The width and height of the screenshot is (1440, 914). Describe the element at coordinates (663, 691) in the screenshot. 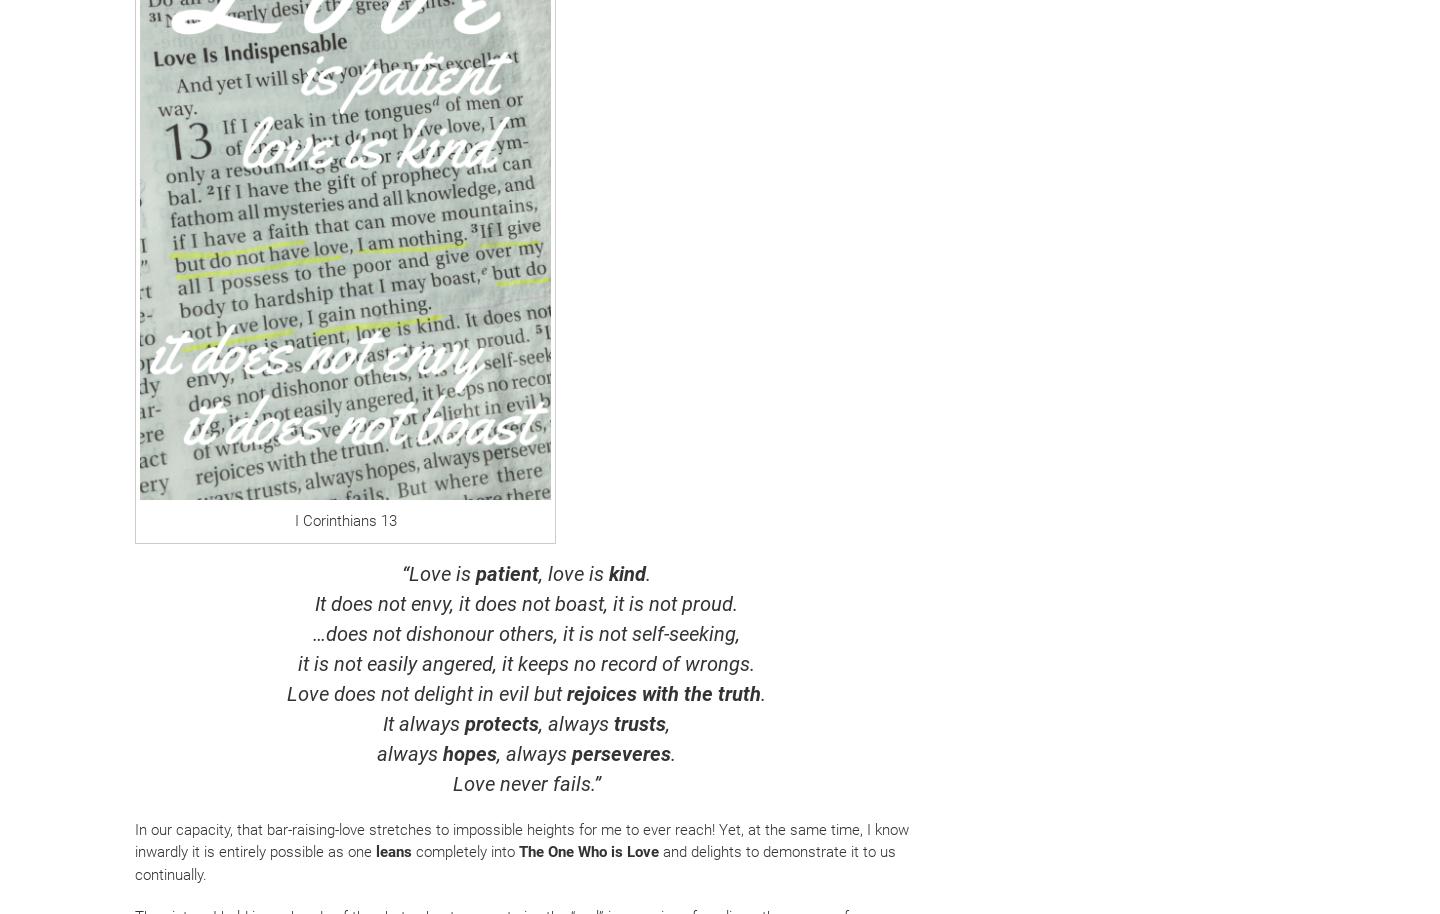

I see `'rejoices with the truth'` at that location.